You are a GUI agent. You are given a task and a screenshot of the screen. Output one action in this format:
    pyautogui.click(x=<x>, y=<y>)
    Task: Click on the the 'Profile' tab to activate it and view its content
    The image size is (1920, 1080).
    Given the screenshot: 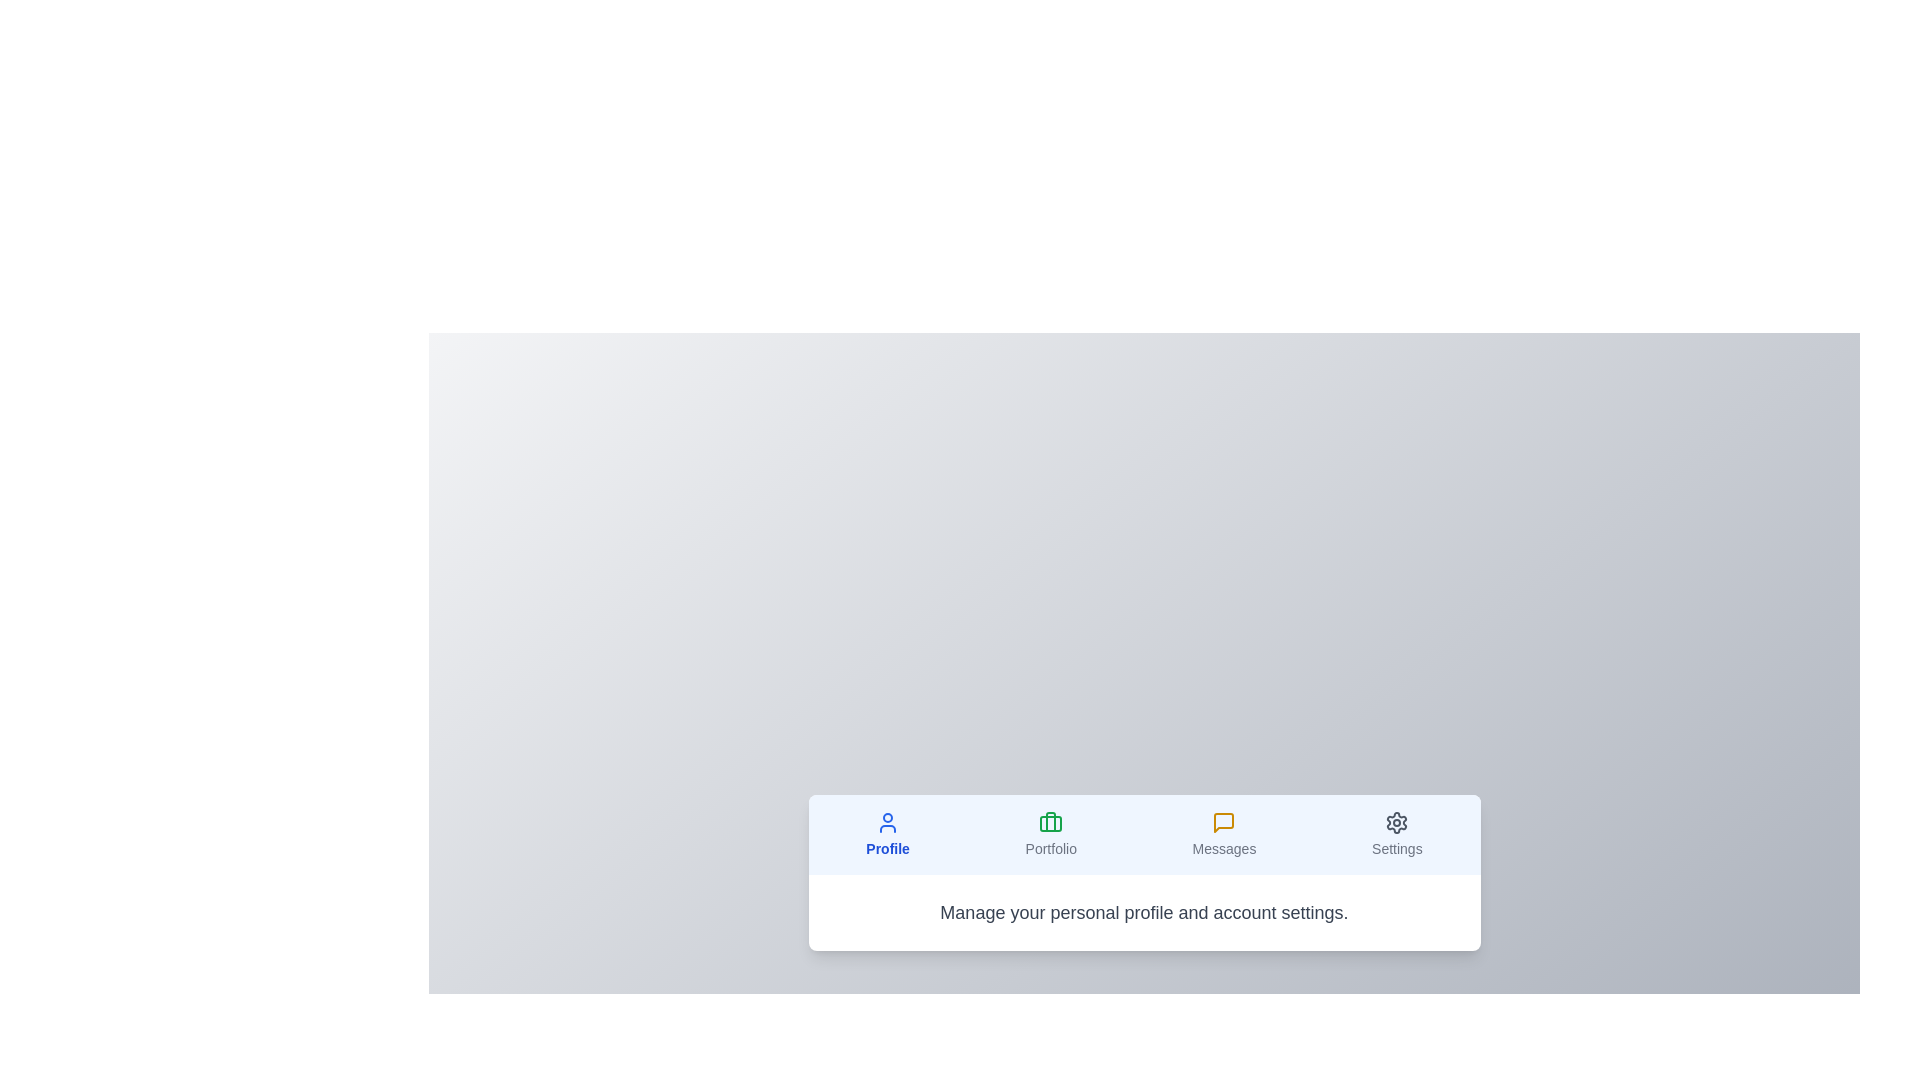 What is the action you would take?
    pyautogui.click(x=887, y=834)
    